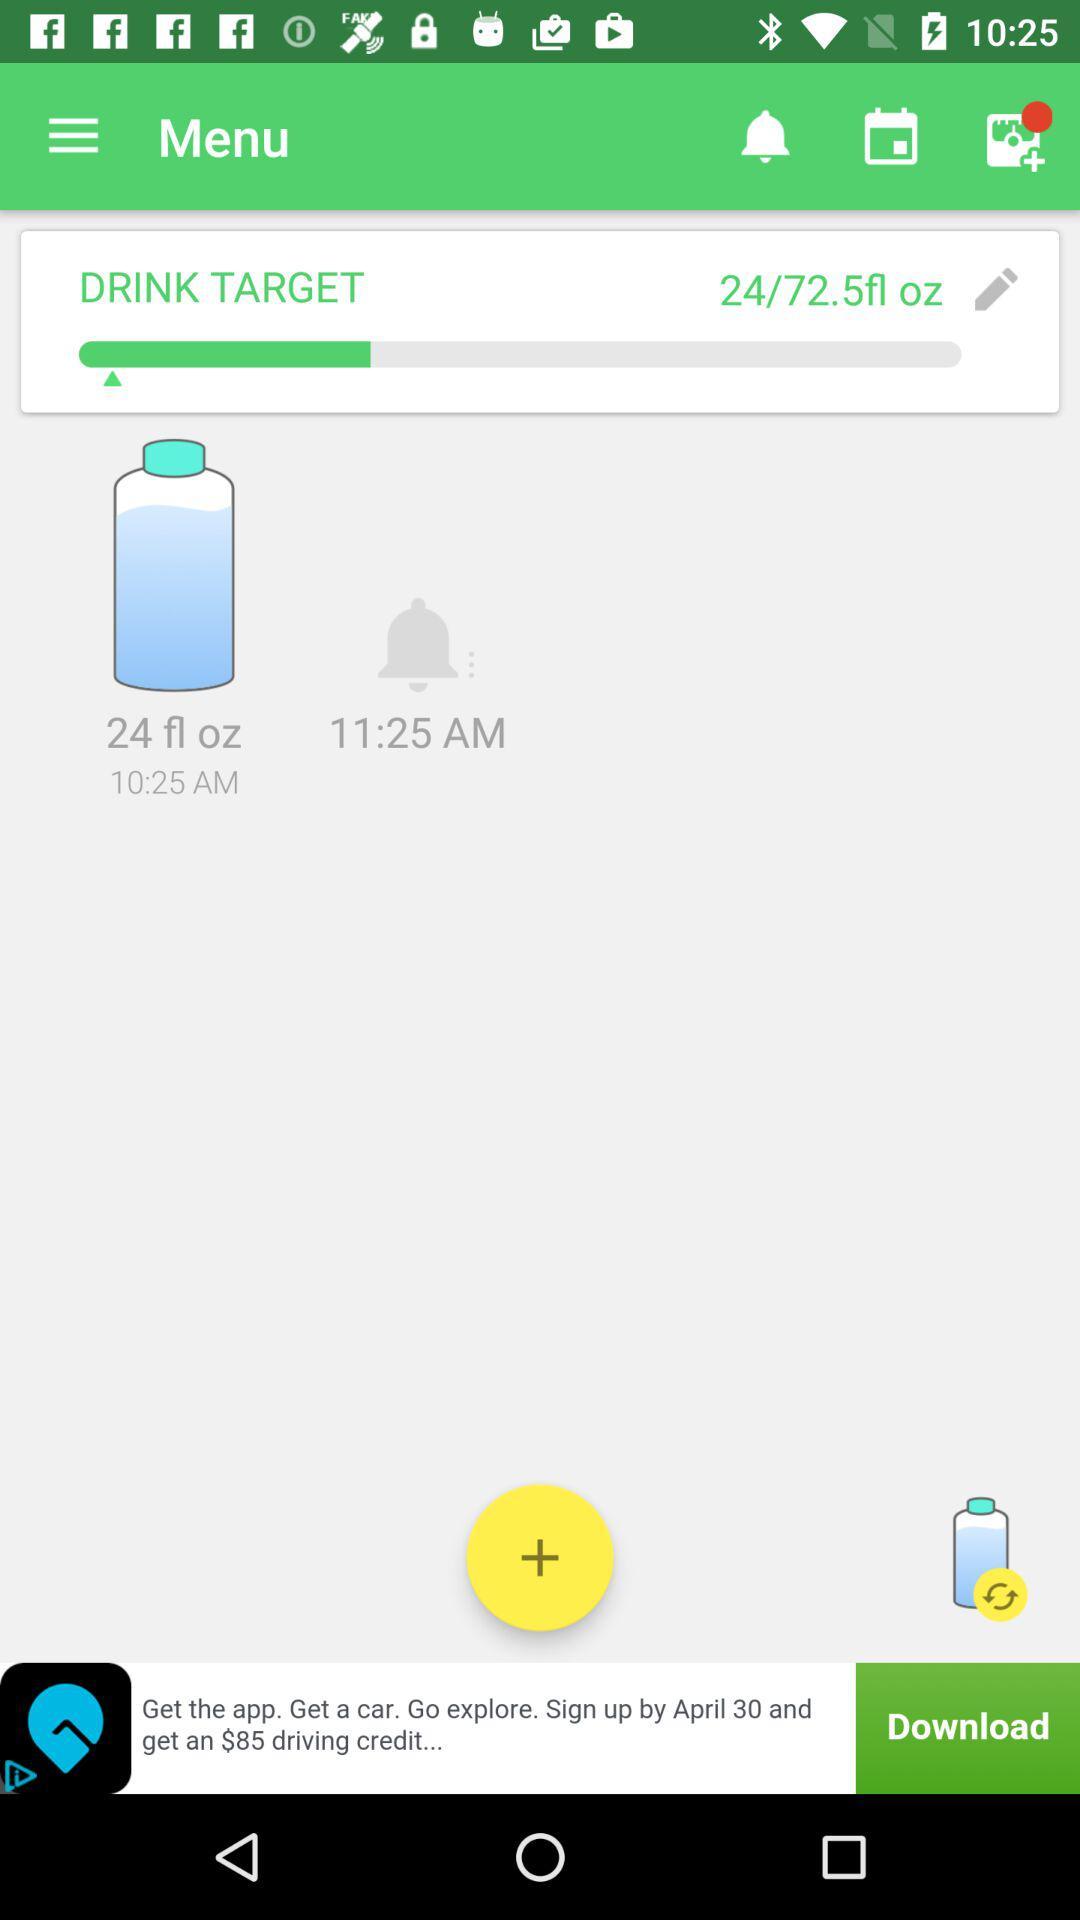 Image resolution: width=1080 pixels, height=1920 pixels. I want to click on another bottle, so click(540, 1556).